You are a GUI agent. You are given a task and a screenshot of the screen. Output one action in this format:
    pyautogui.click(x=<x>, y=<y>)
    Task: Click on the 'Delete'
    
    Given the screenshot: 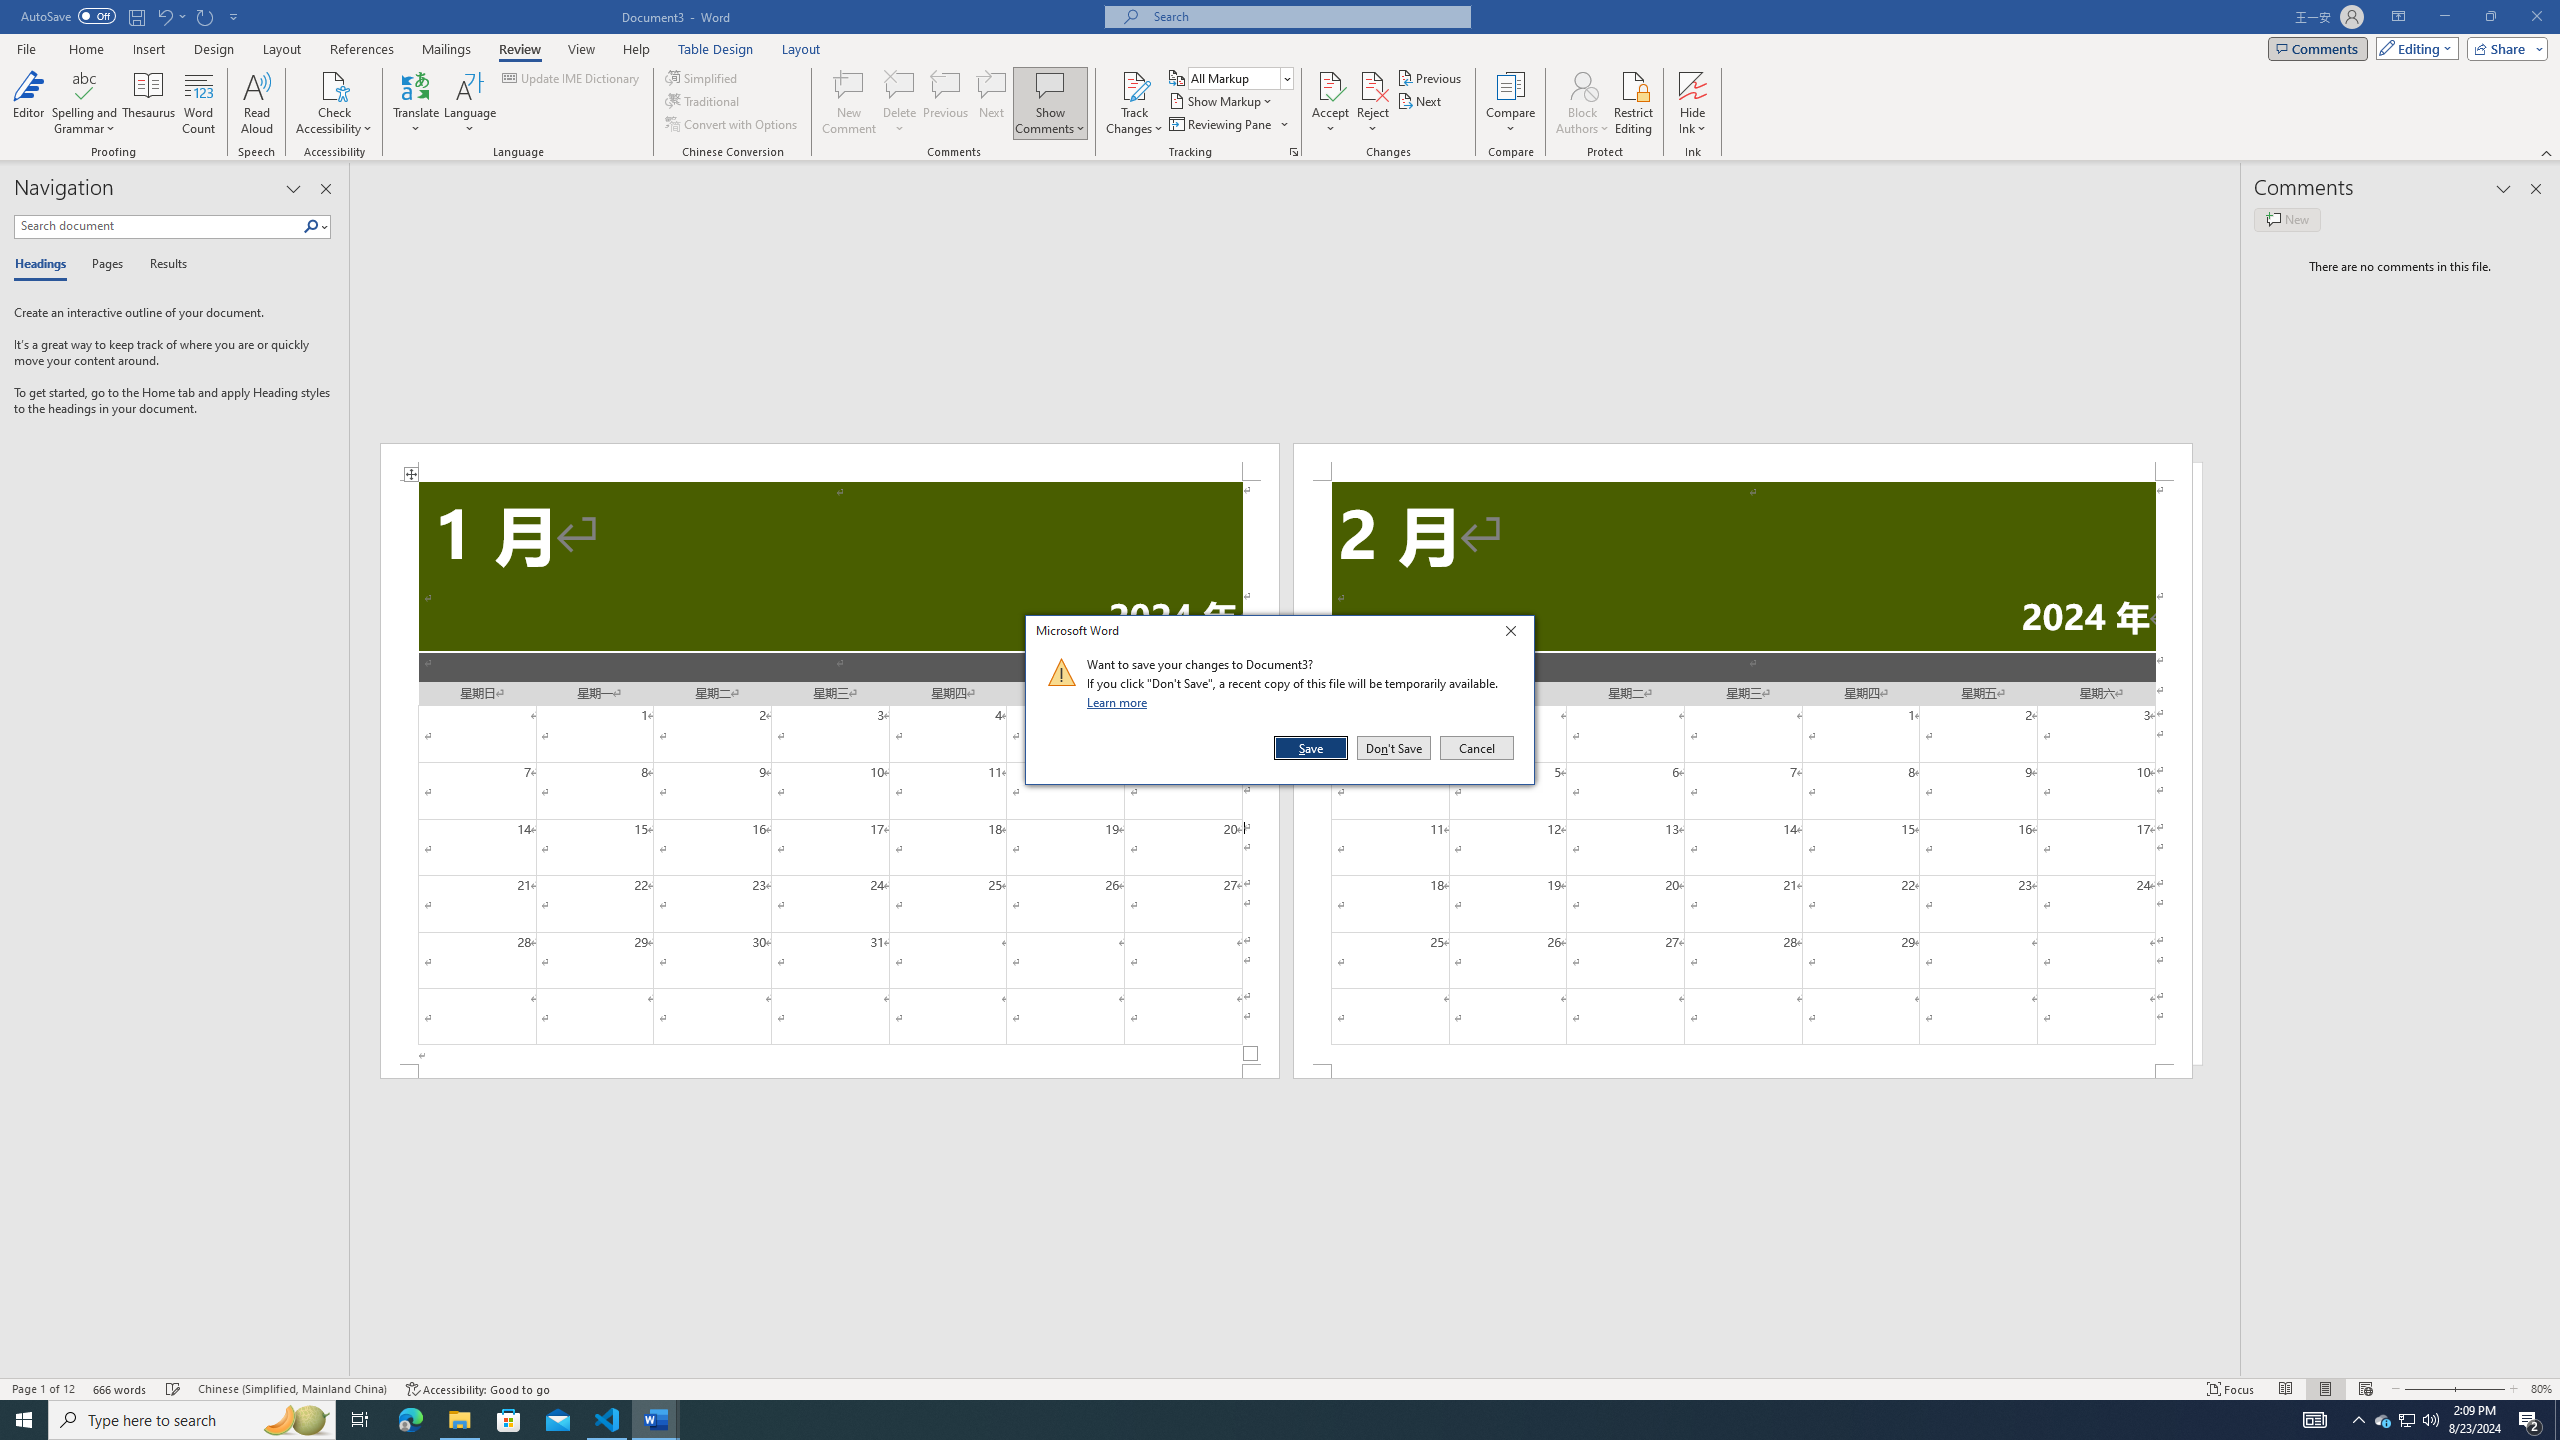 What is the action you would take?
    pyautogui.click(x=898, y=103)
    